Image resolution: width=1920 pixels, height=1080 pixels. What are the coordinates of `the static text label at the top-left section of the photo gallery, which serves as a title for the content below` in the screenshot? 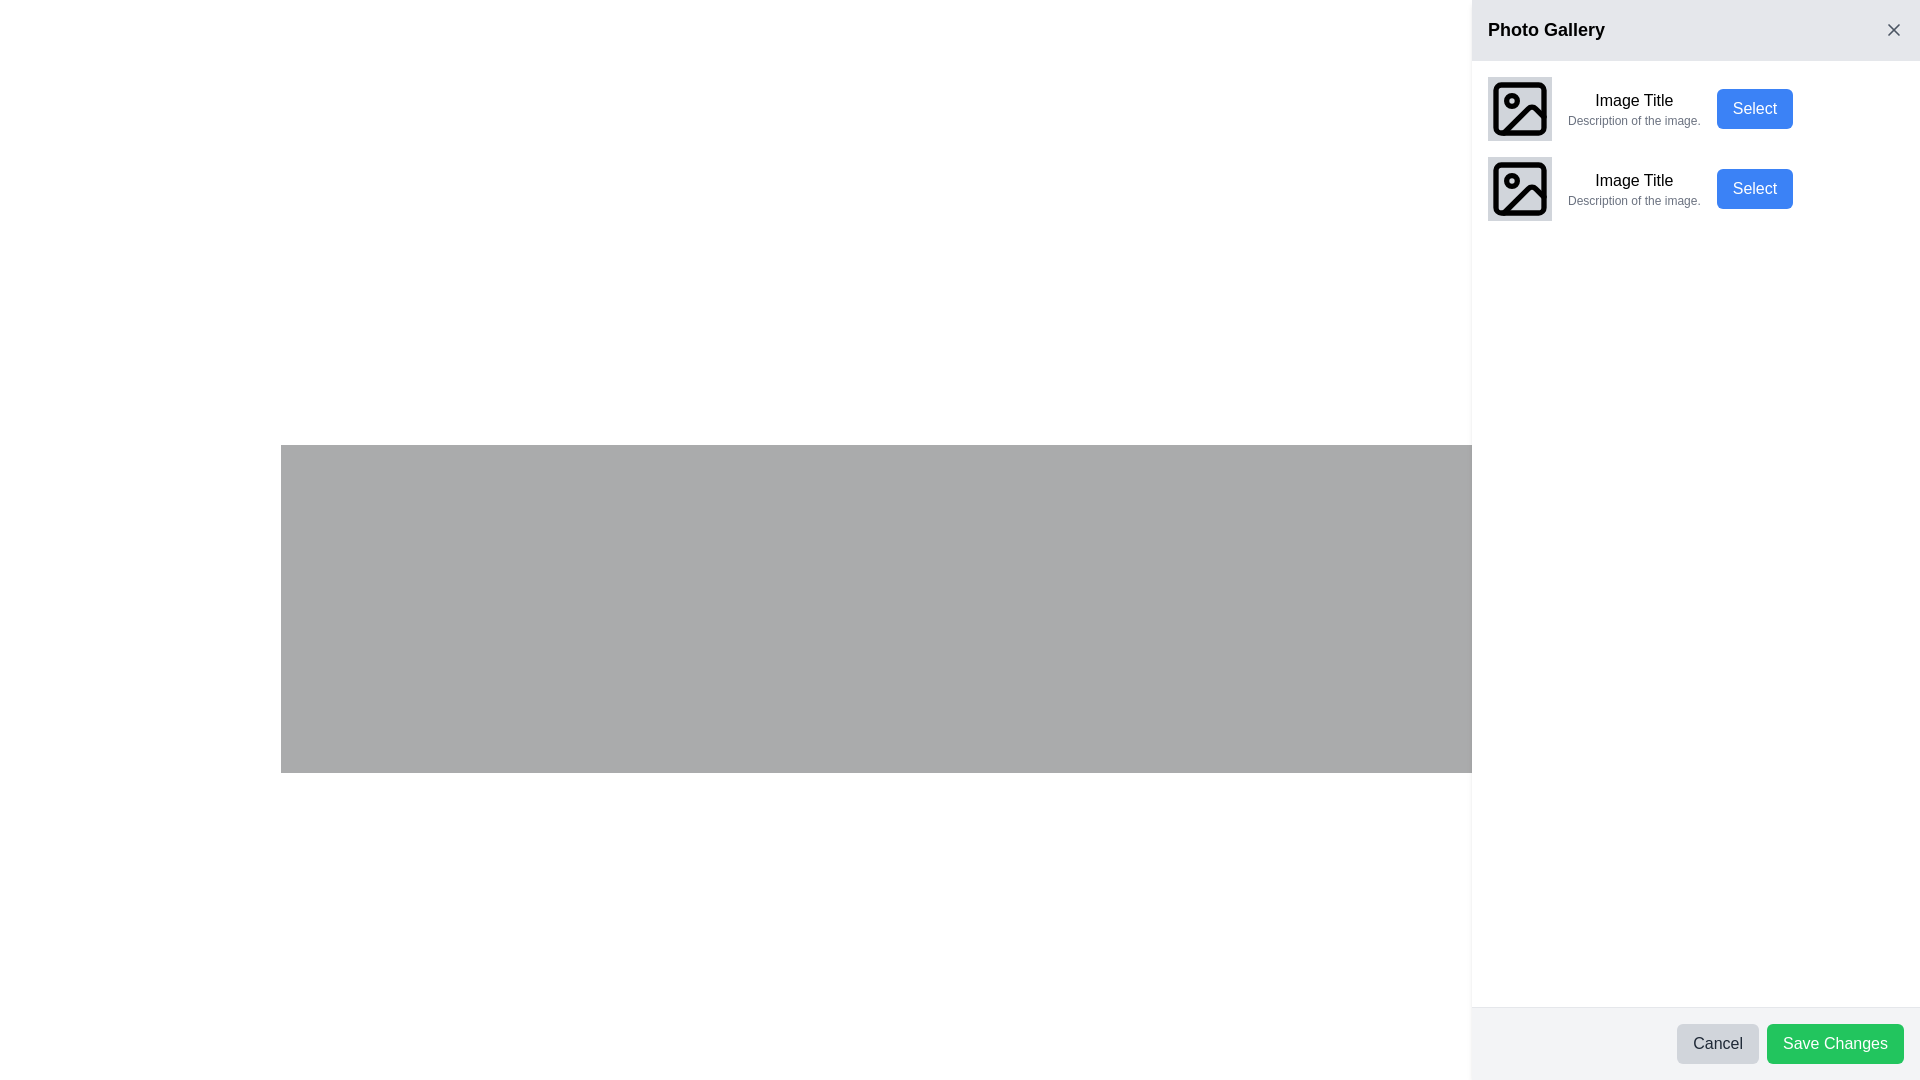 It's located at (1545, 30).